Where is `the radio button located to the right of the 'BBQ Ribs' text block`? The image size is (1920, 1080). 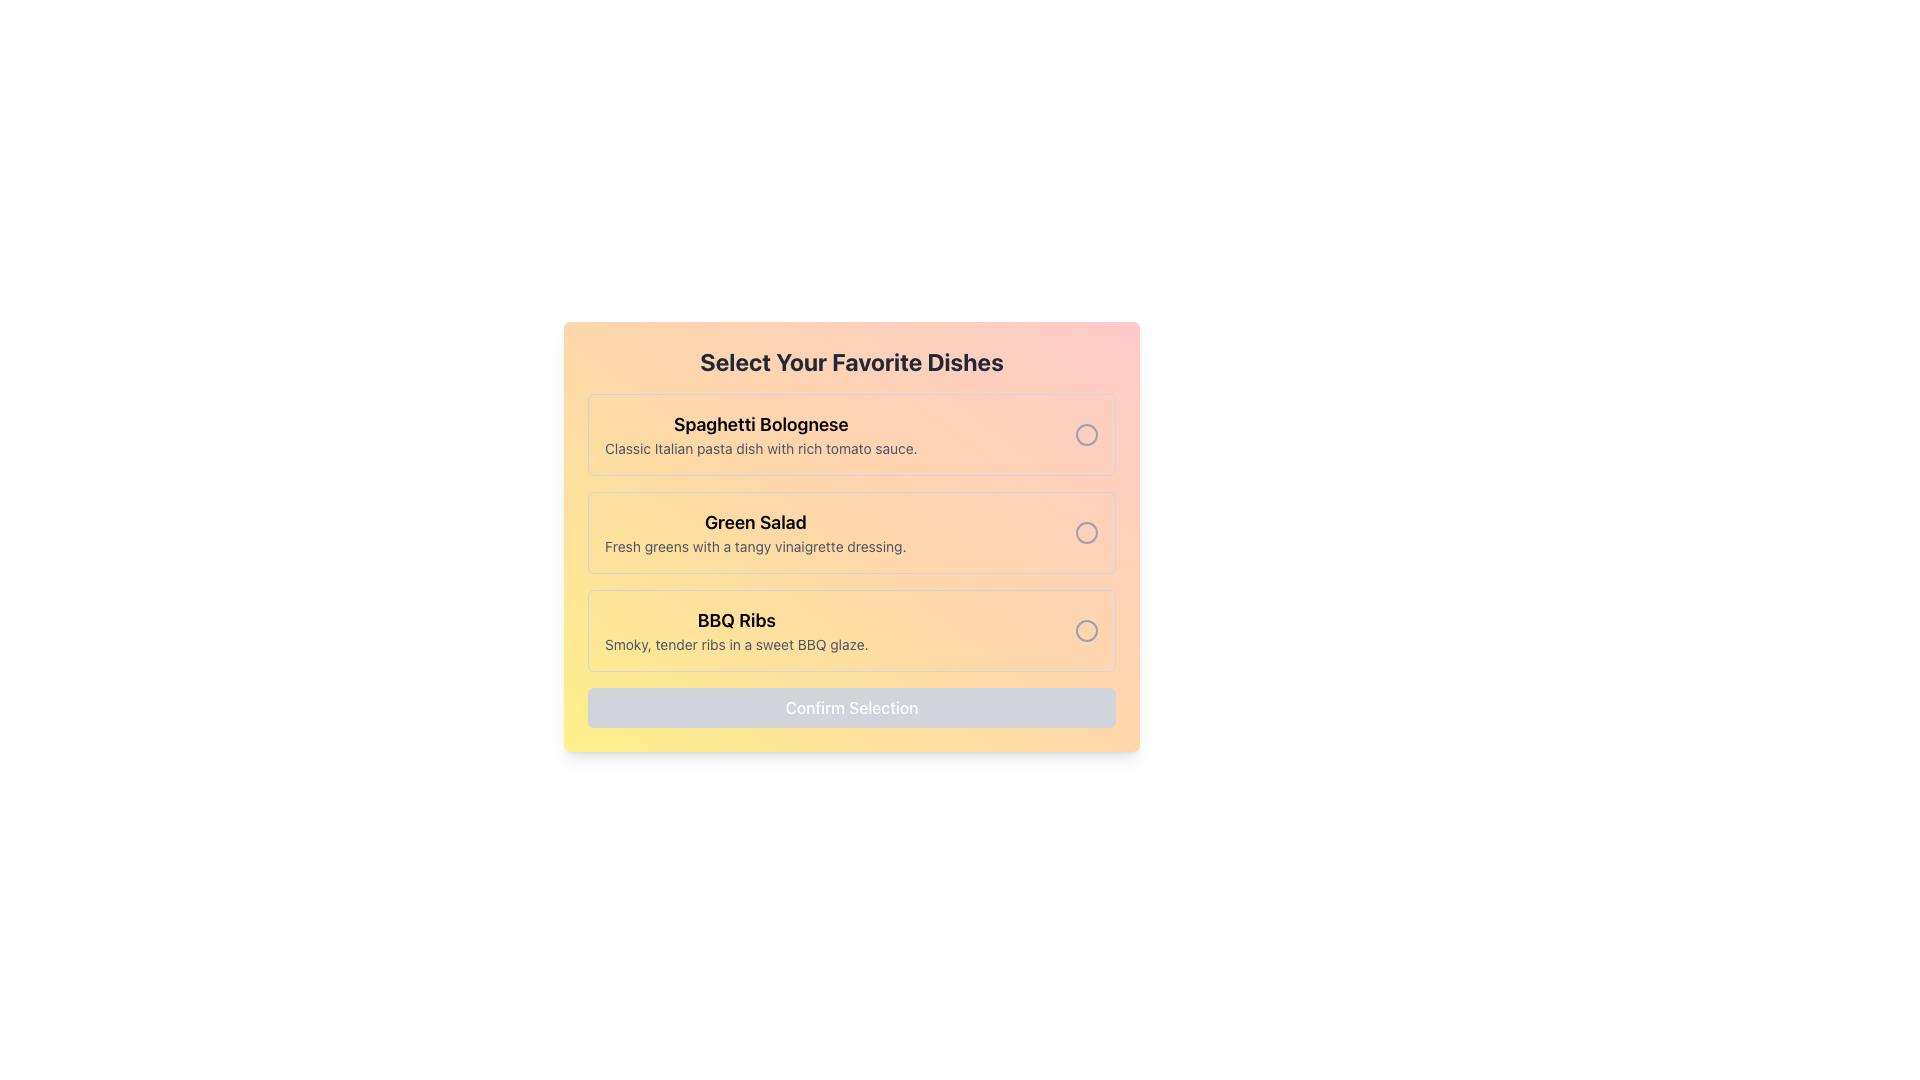 the radio button located to the right of the 'BBQ Ribs' text block is located at coordinates (1085, 631).